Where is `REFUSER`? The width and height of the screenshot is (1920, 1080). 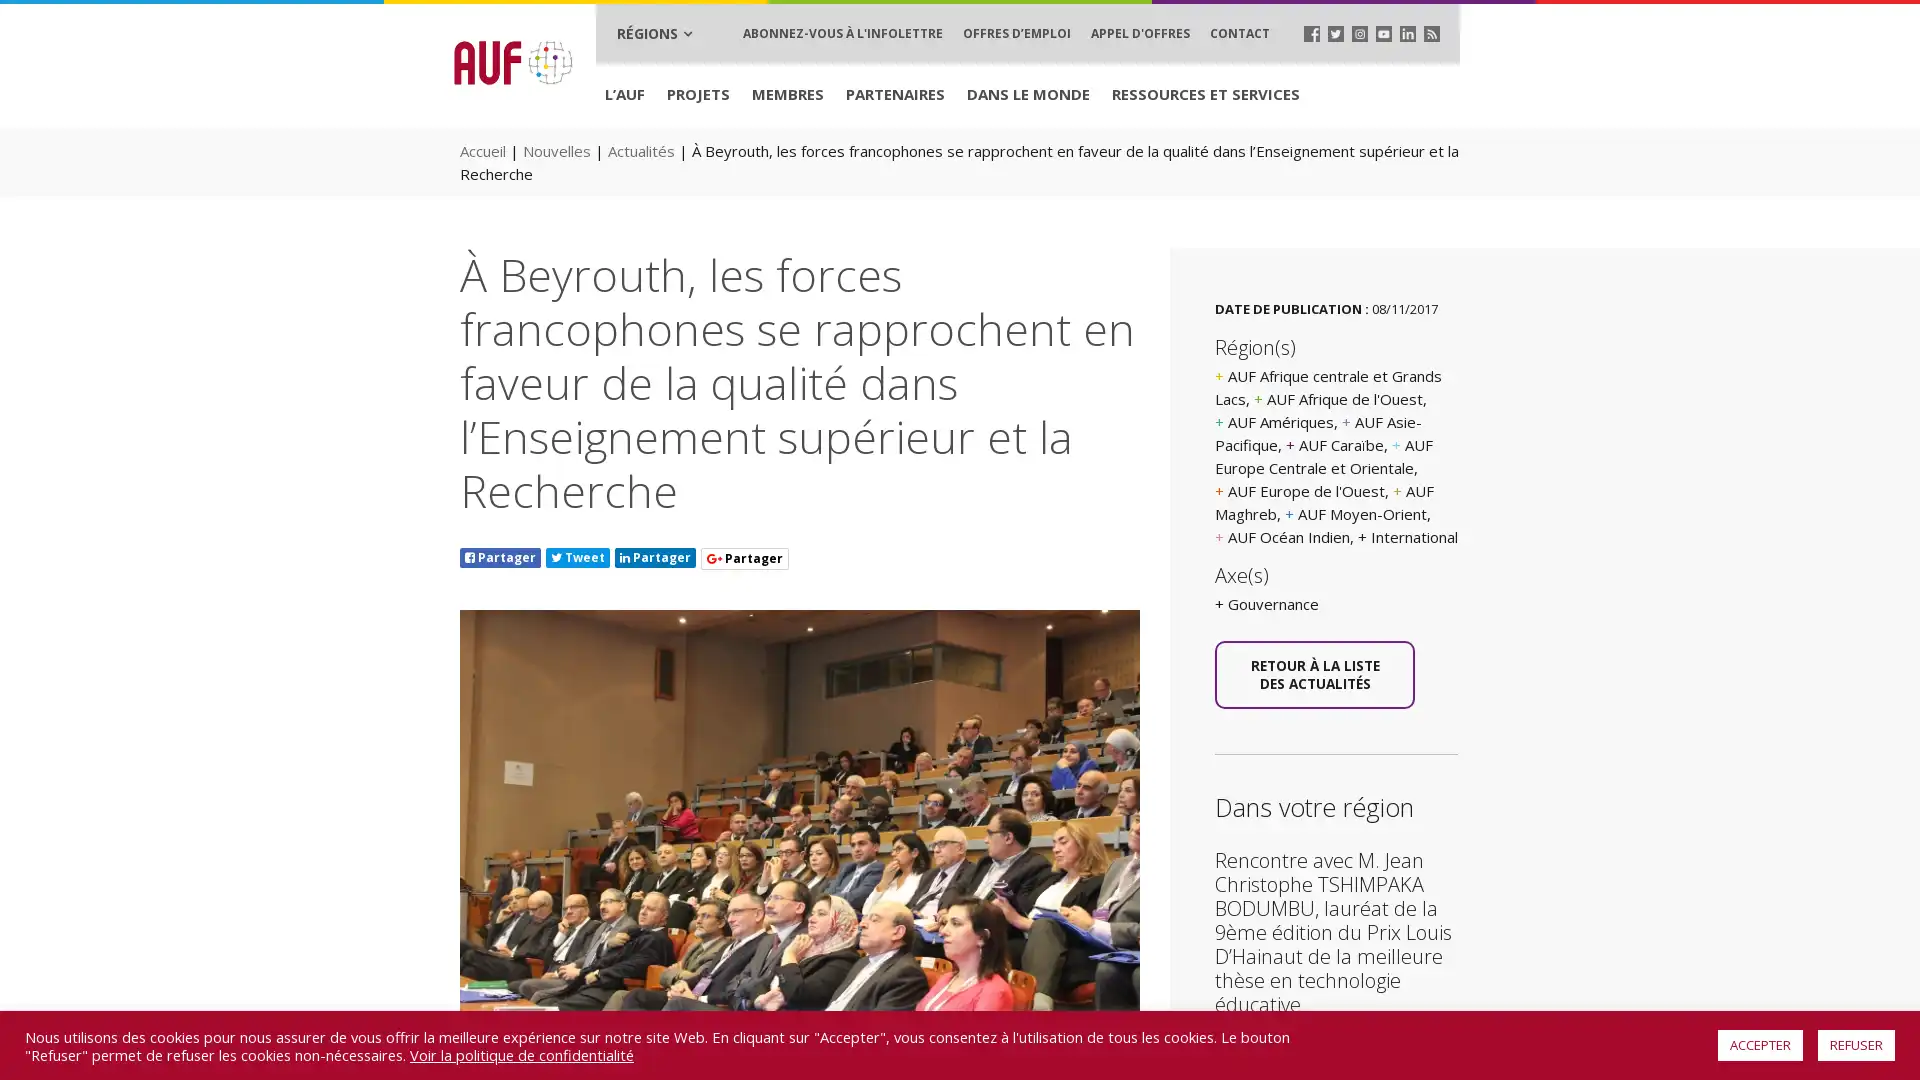 REFUSER is located at coordinates (1855, 1044).